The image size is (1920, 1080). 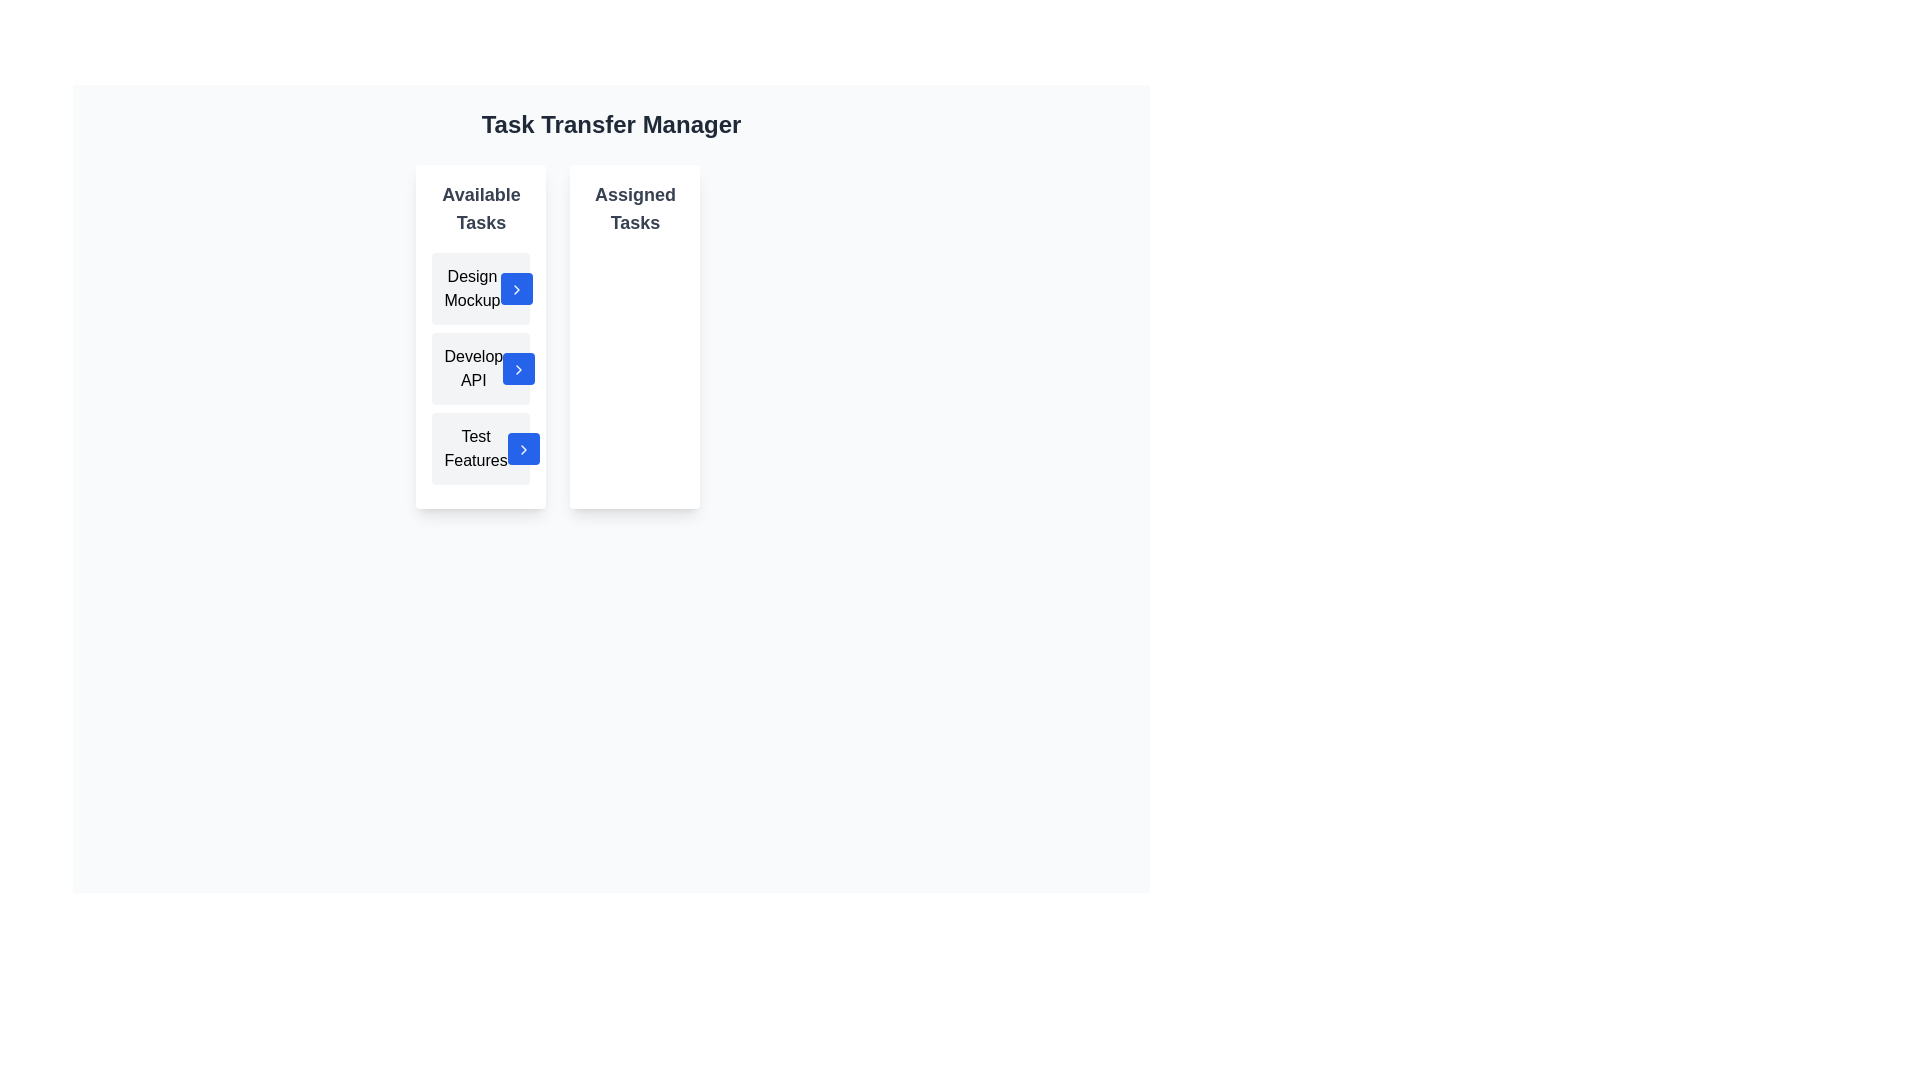 What do you see at coordinates (519, 369) in the screenshot?
I see `the button located to the right of the 'Develop API' text label` at bounding box center [519, 369].